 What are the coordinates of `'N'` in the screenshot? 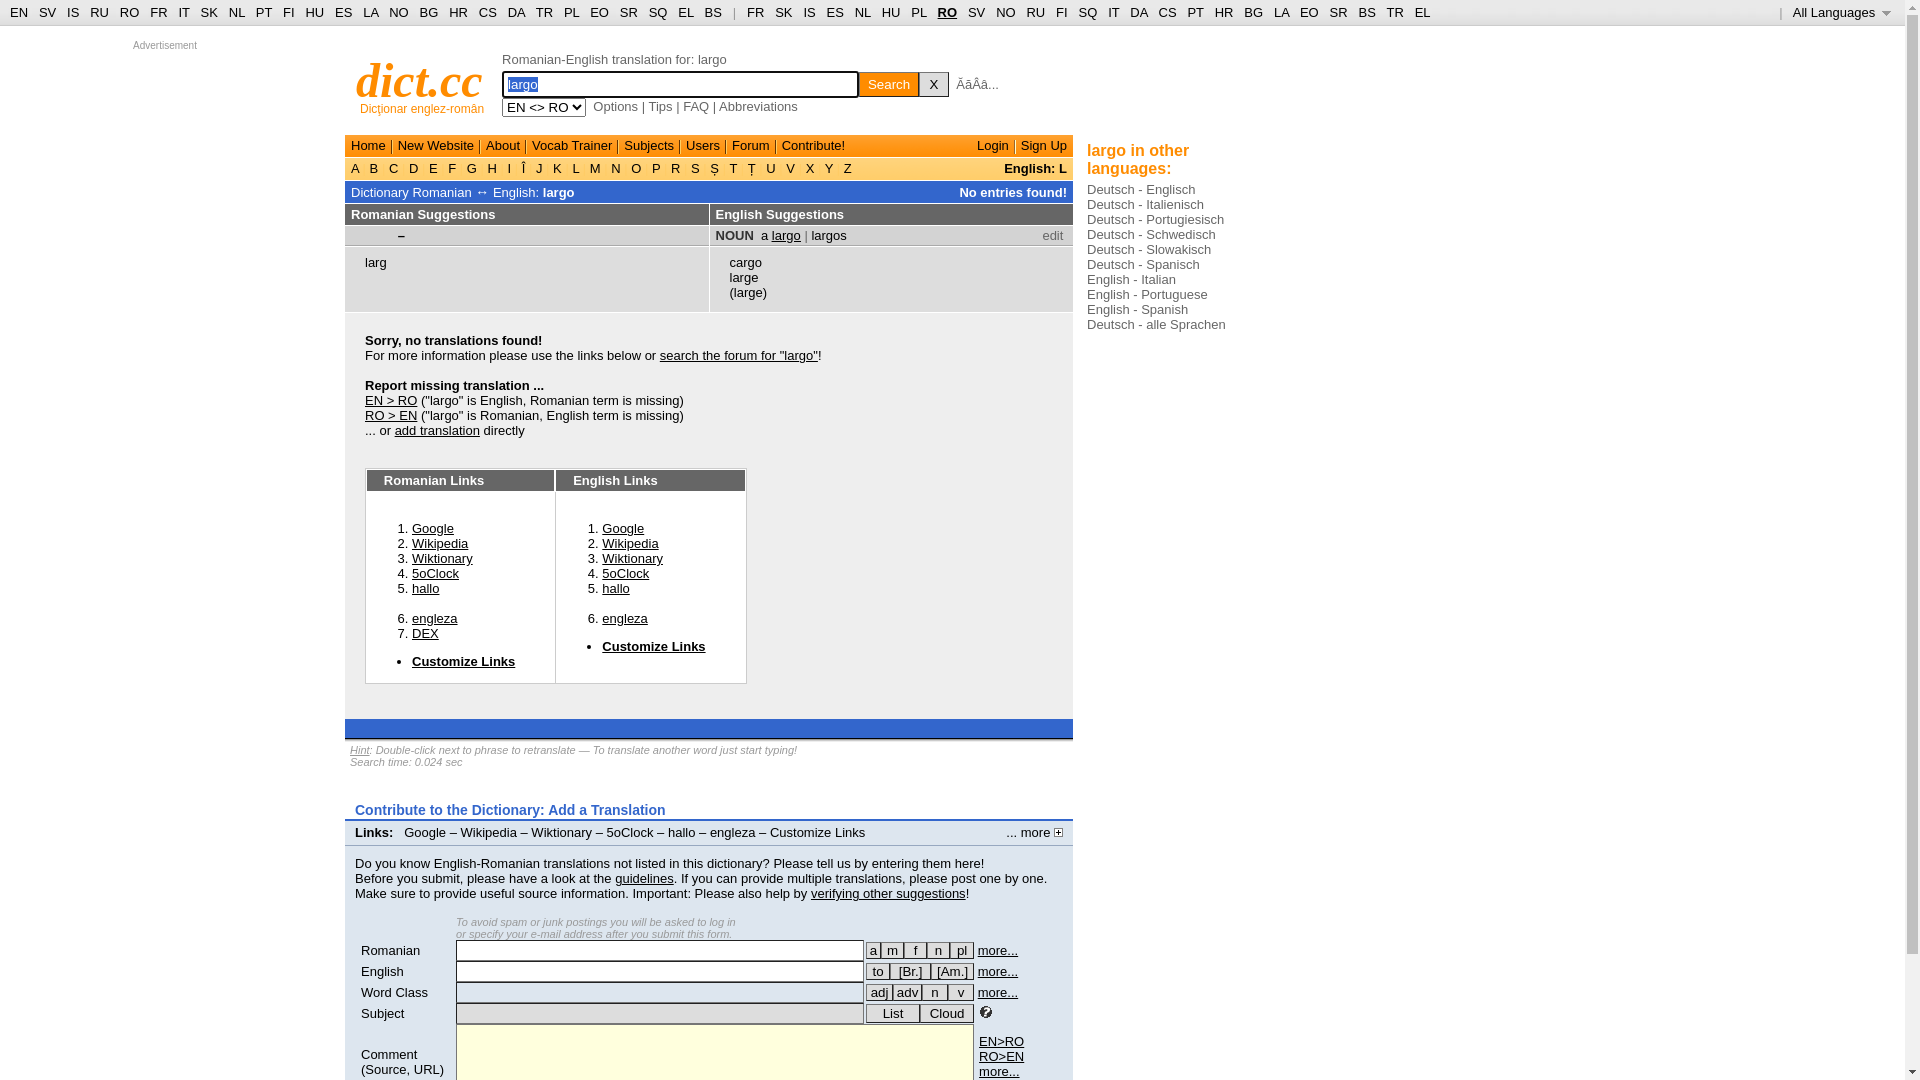 It's located at (615, 167).